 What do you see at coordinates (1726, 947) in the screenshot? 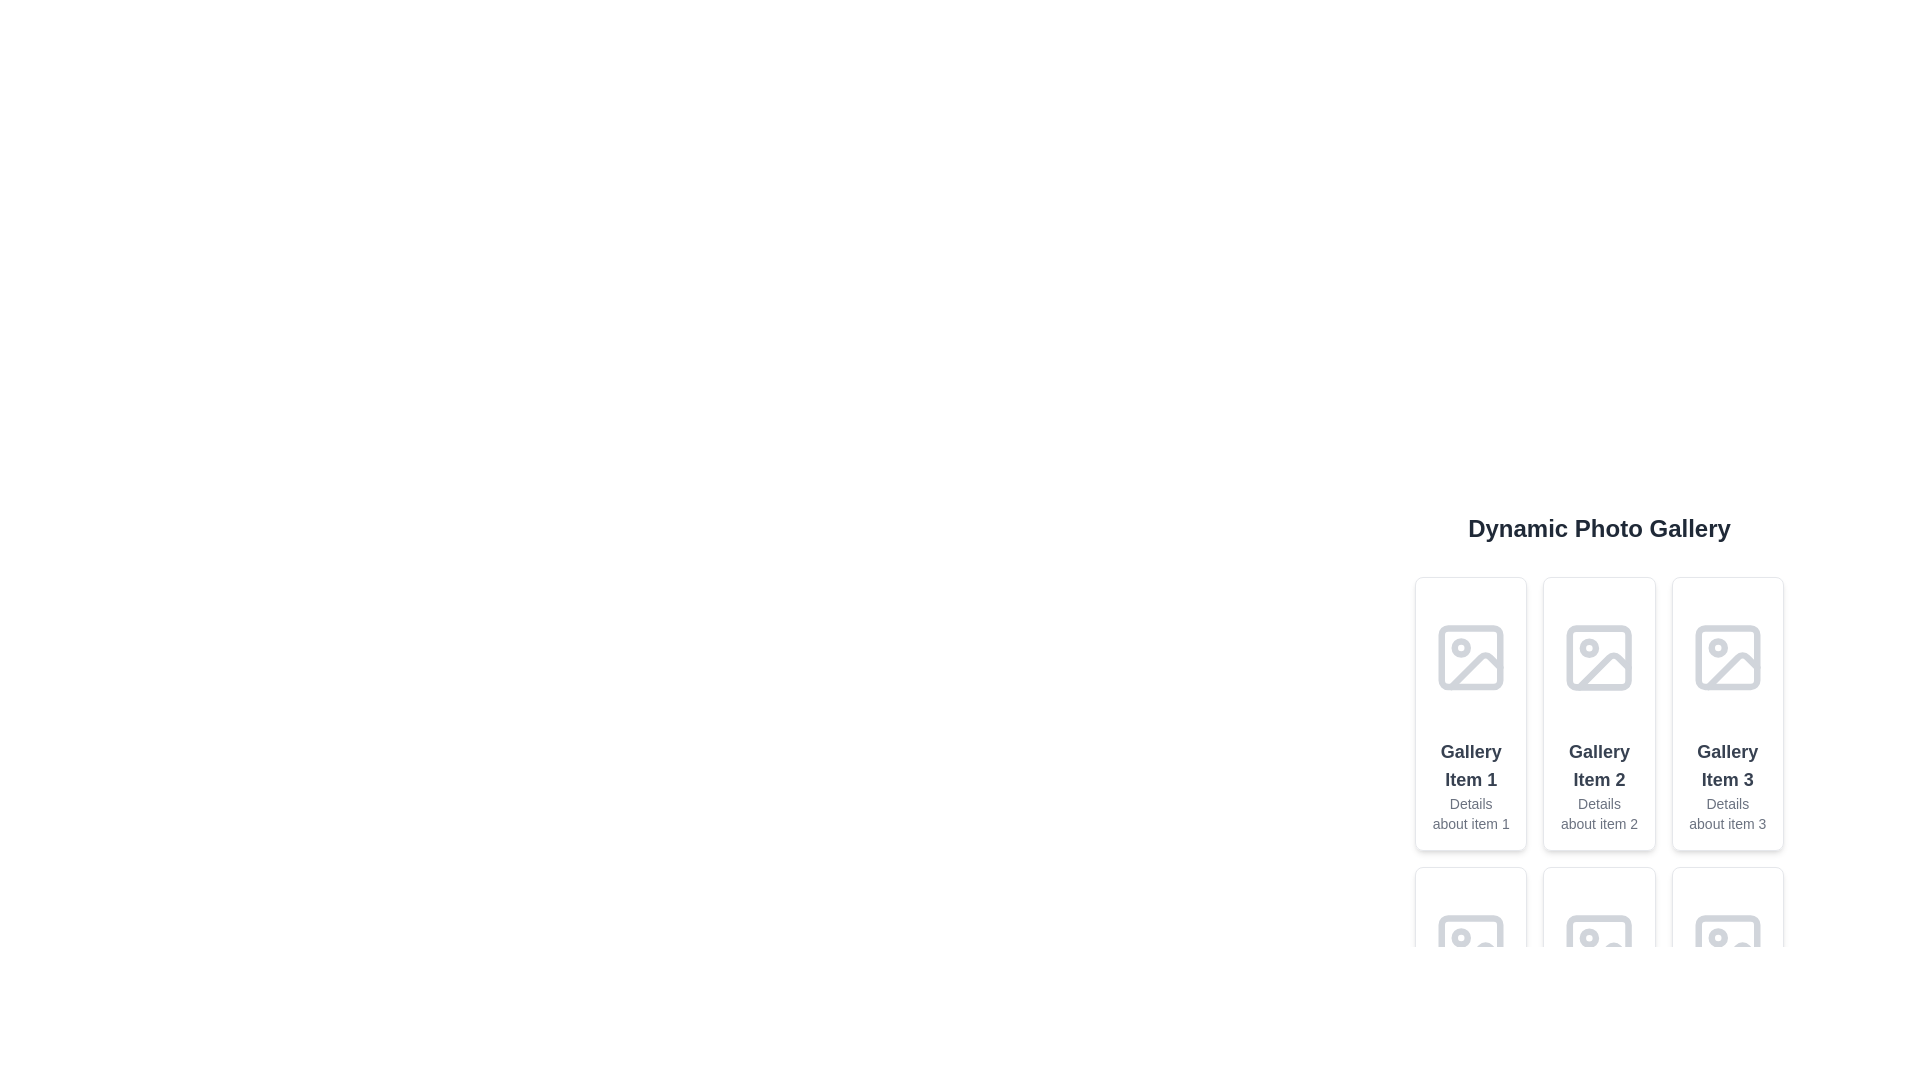
I see `the minimalistic Placeholder Image Icon, which is a light gray rectangle with a circular element inside and a diagonal line, located above the text 'Gallery Item 6' within the outlined gallery card` at bounding box center [1726, 947].